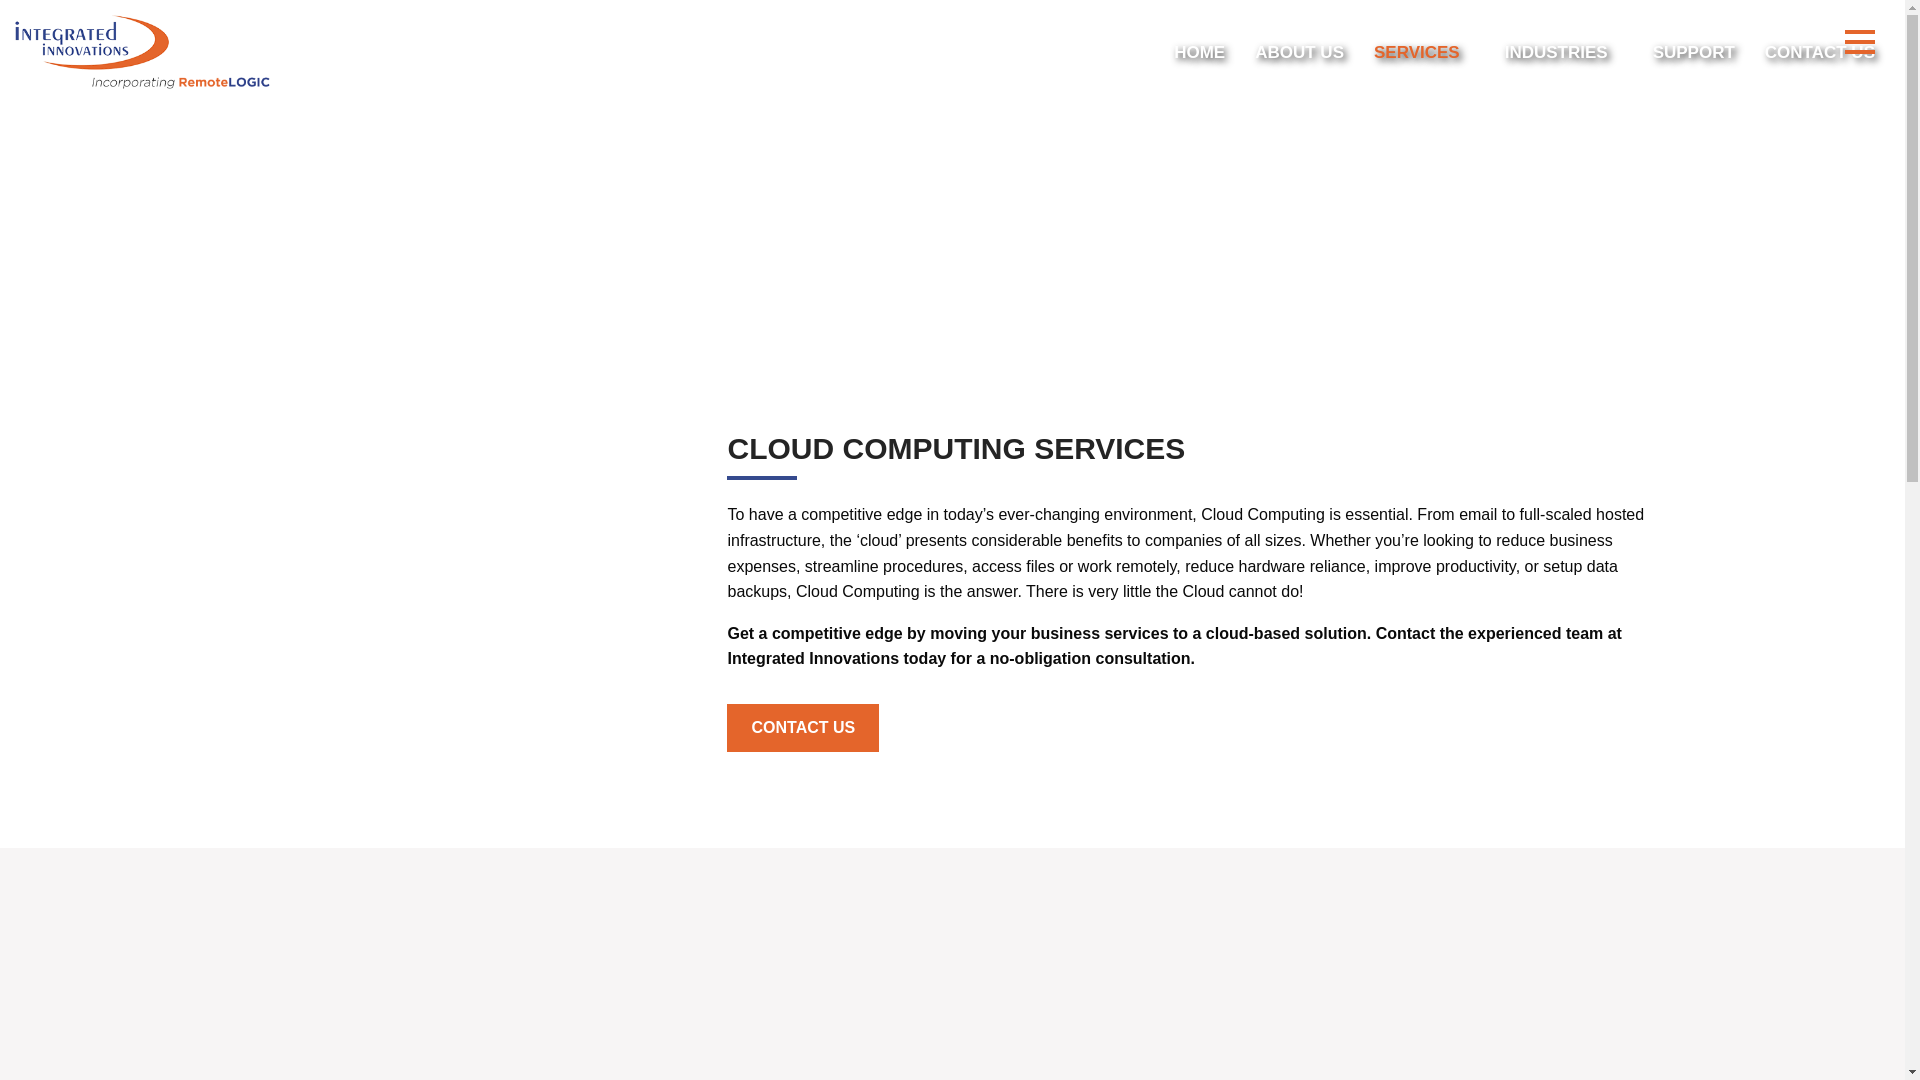  I want to click on 'Integrated Innovations', so click(141, 51).